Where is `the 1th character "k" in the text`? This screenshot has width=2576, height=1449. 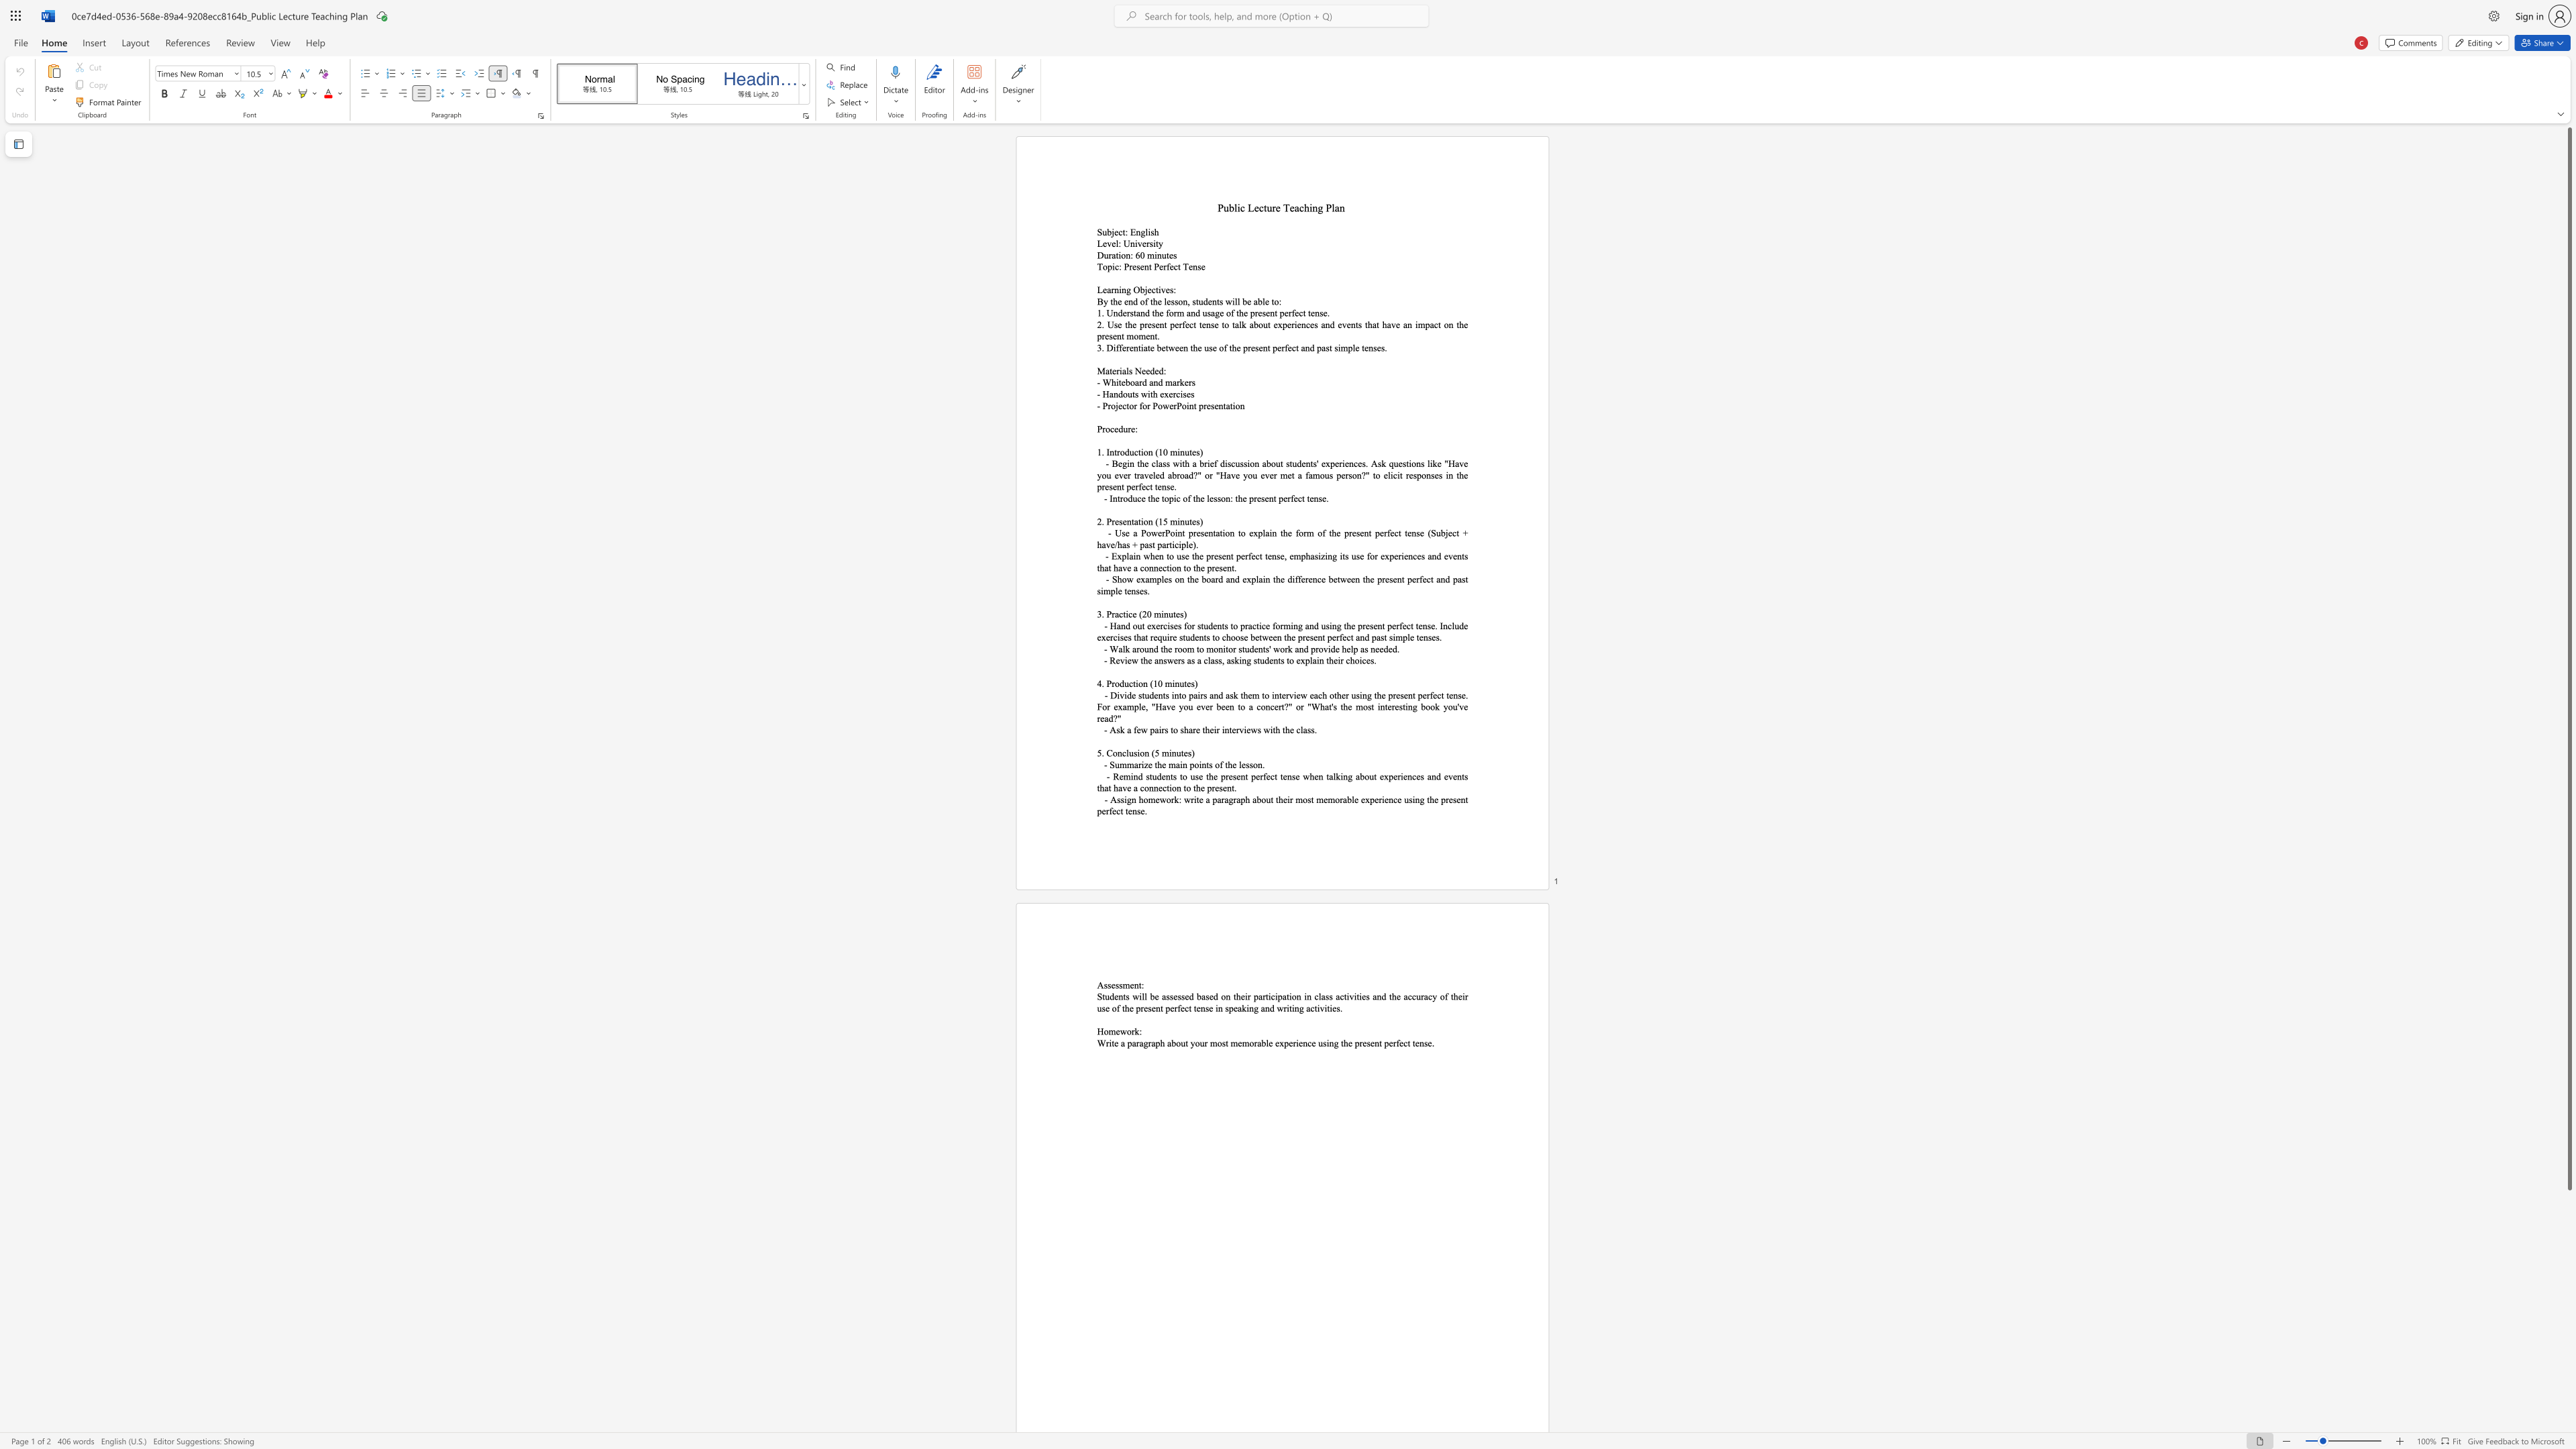 the 1th character "k" in the text is located at coordinates (1242, 324).